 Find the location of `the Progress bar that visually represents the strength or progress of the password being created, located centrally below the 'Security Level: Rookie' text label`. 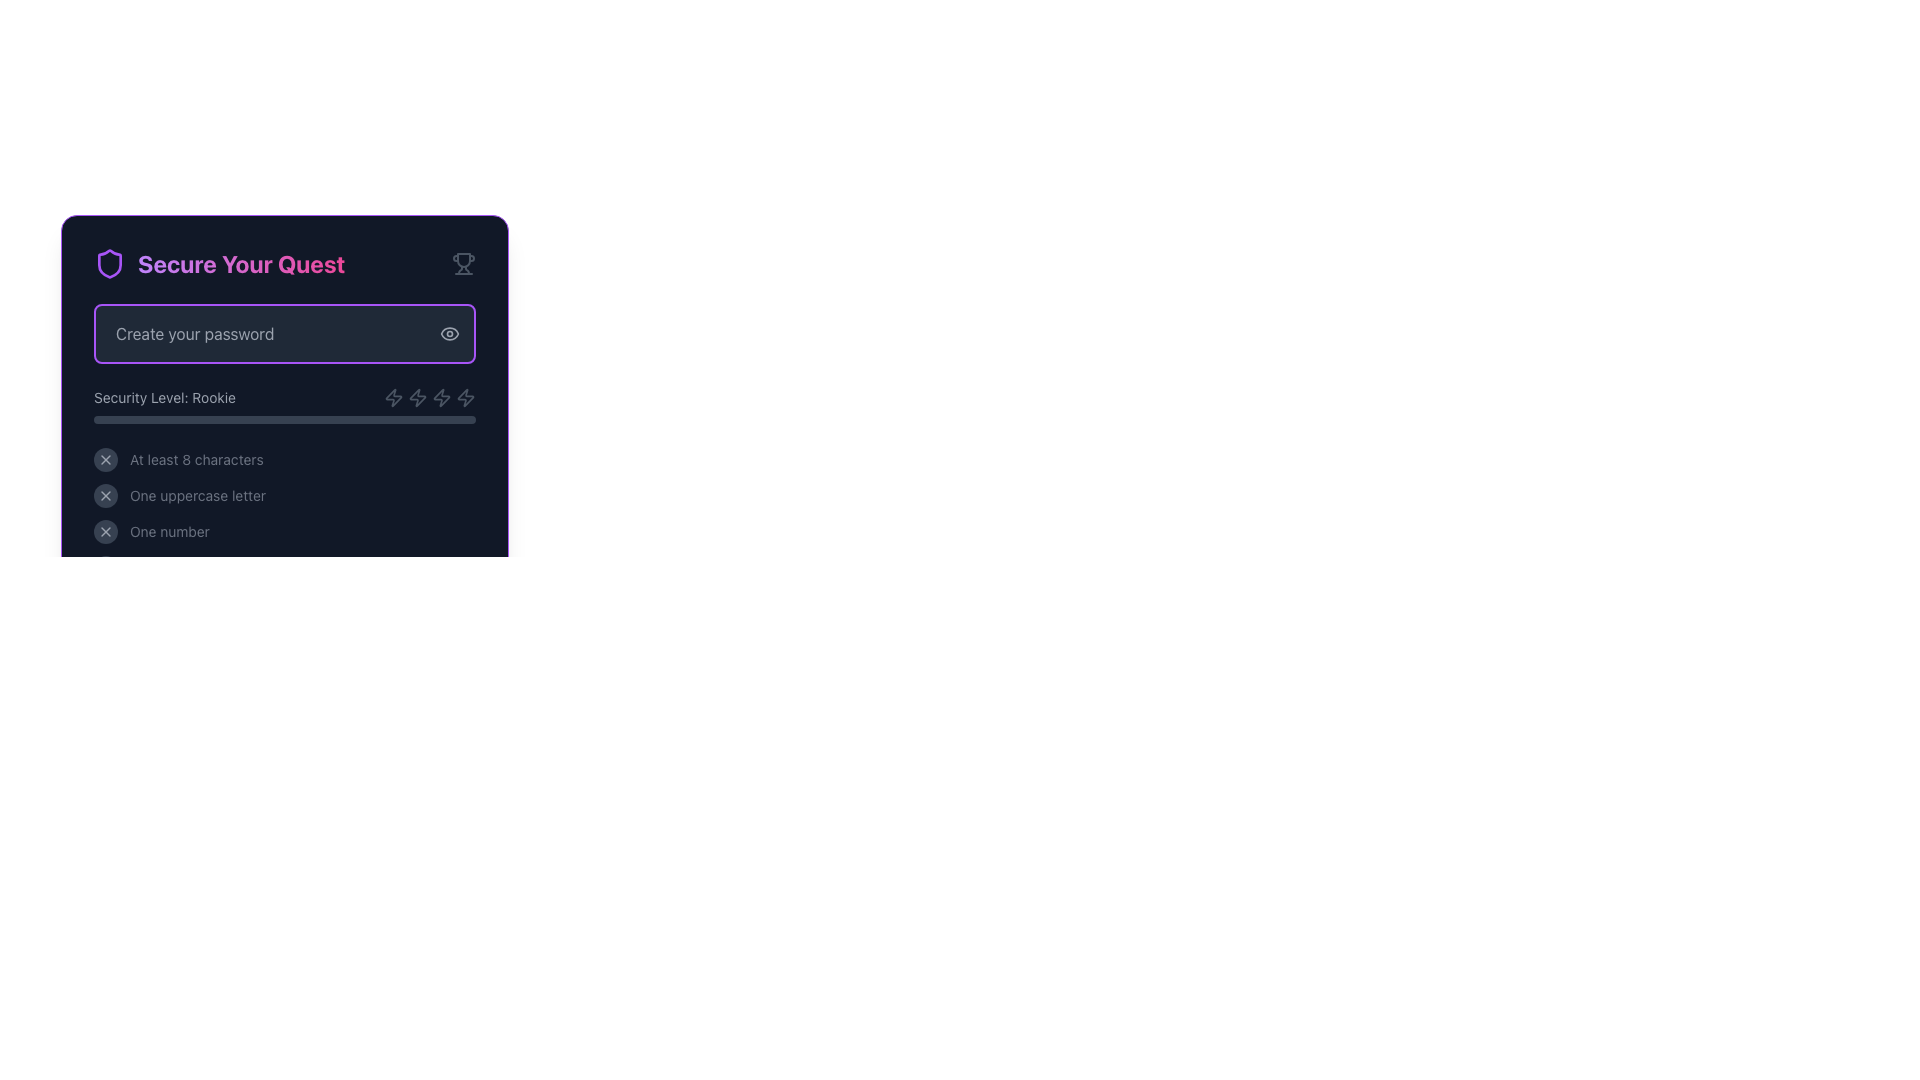

the Progress bar that visually represents the strength or progress of the password being created, located centrally below the 'Security Level: Rookie' text label is located at coordinates (283, 419).